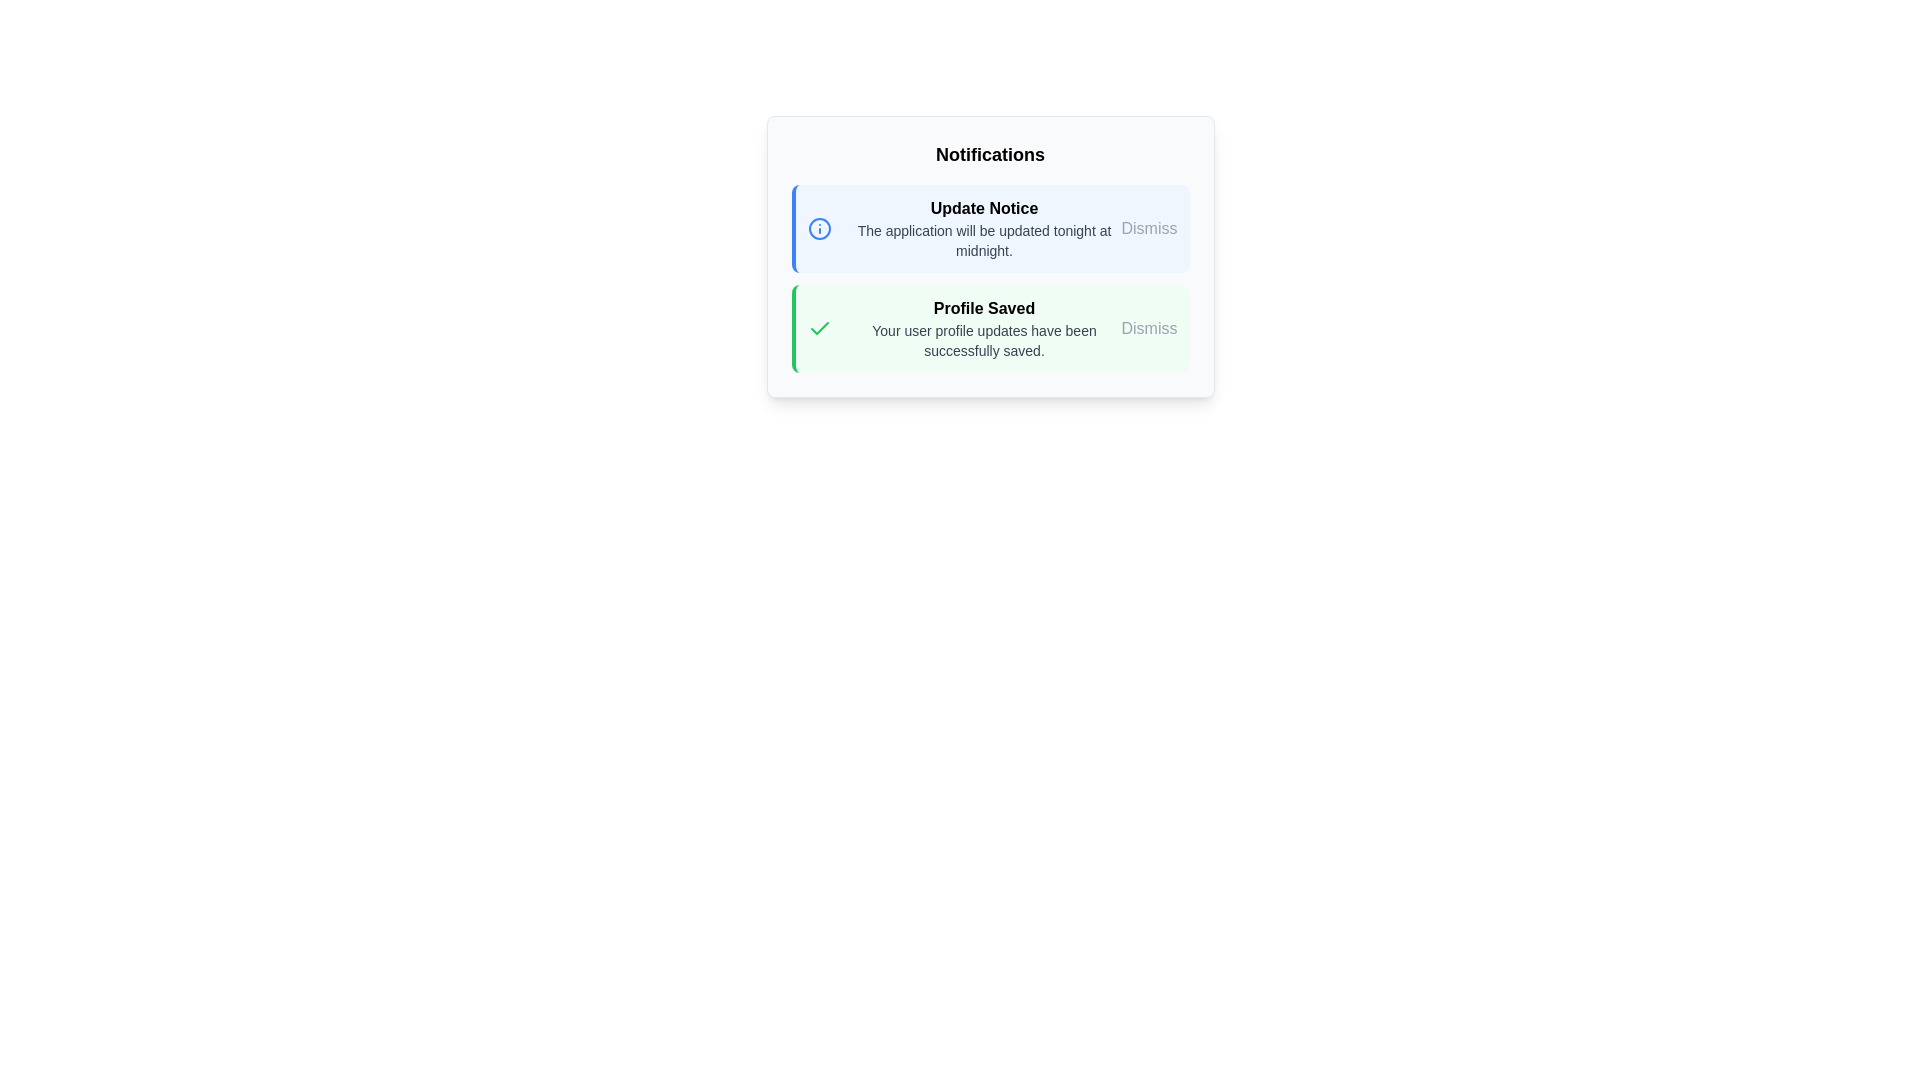  Describe the element at coordinates (1149, 327) in the screenshot. I see `the dismiss button located at the top-right corner of the 'Profile Saved' notification section` at that location.